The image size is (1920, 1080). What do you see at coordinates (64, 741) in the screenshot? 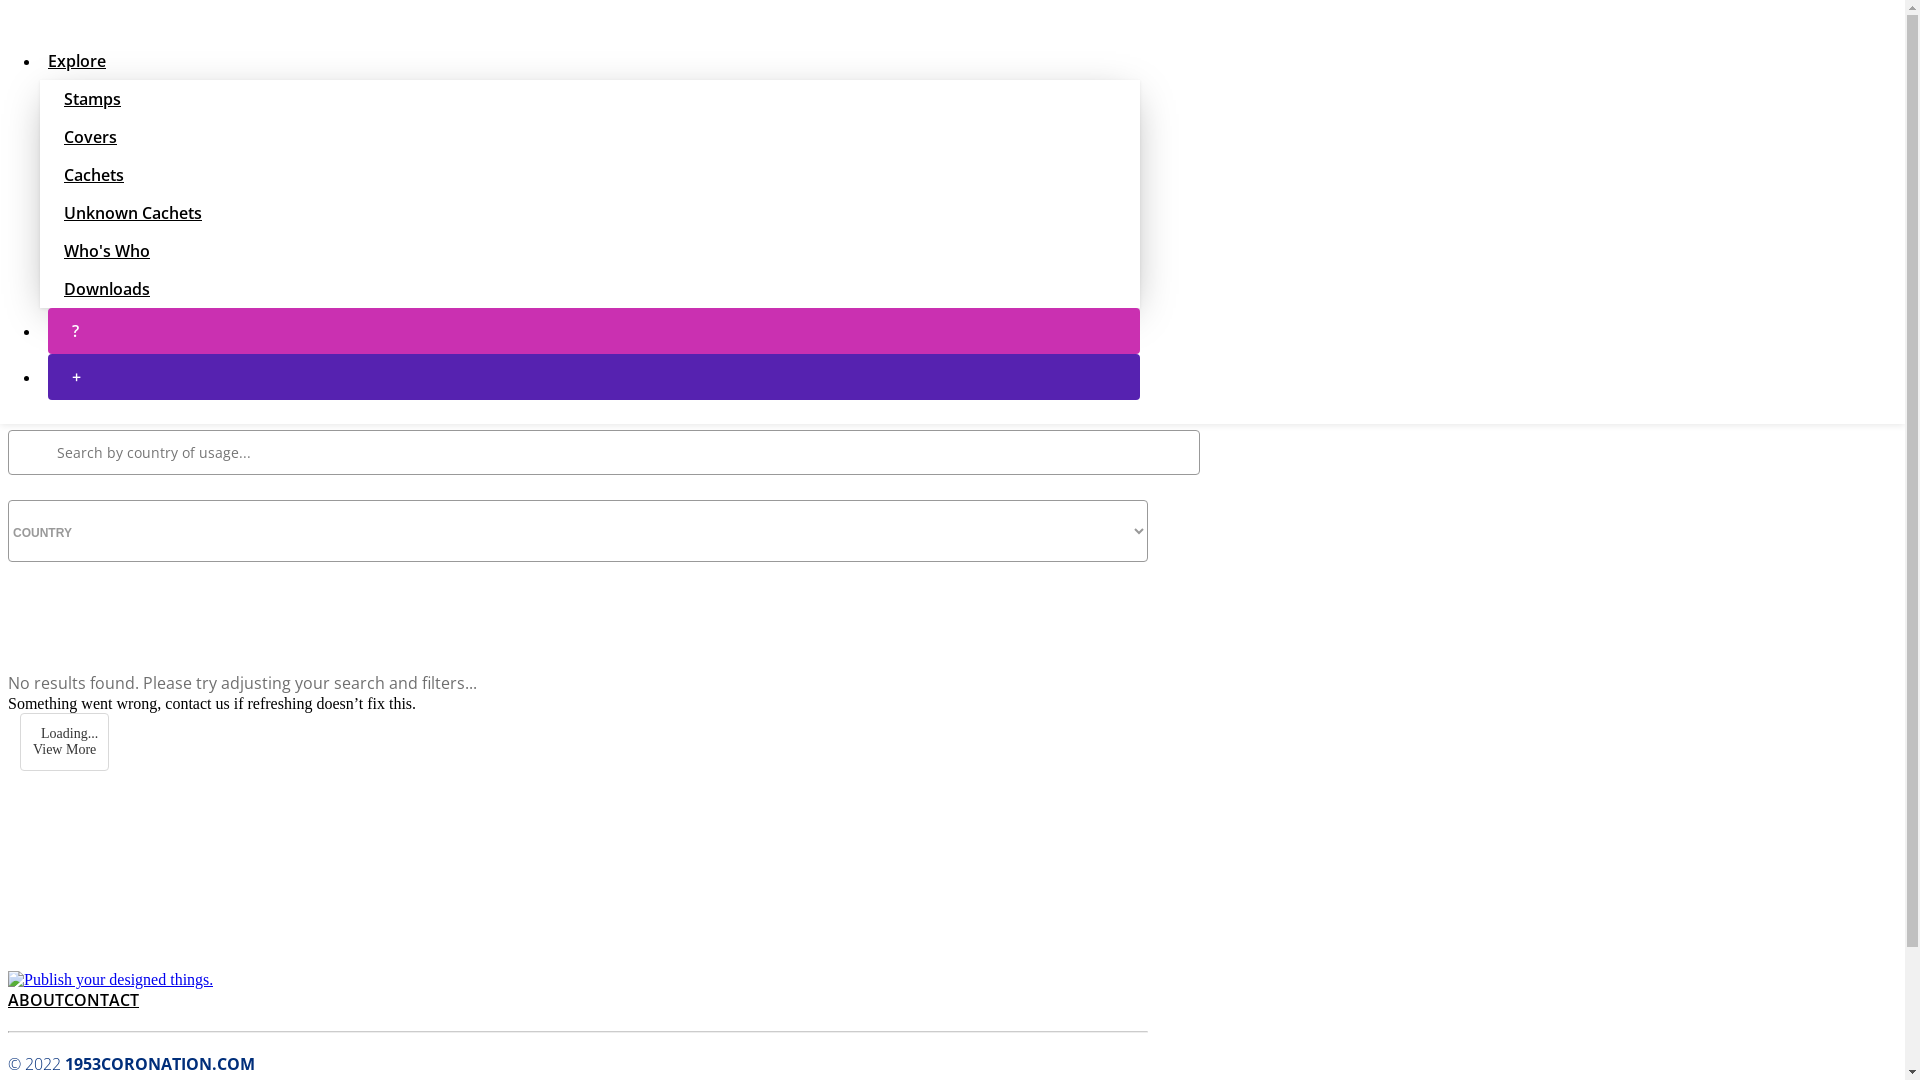
I see `'Loading...` at bounding box center [64, 741].